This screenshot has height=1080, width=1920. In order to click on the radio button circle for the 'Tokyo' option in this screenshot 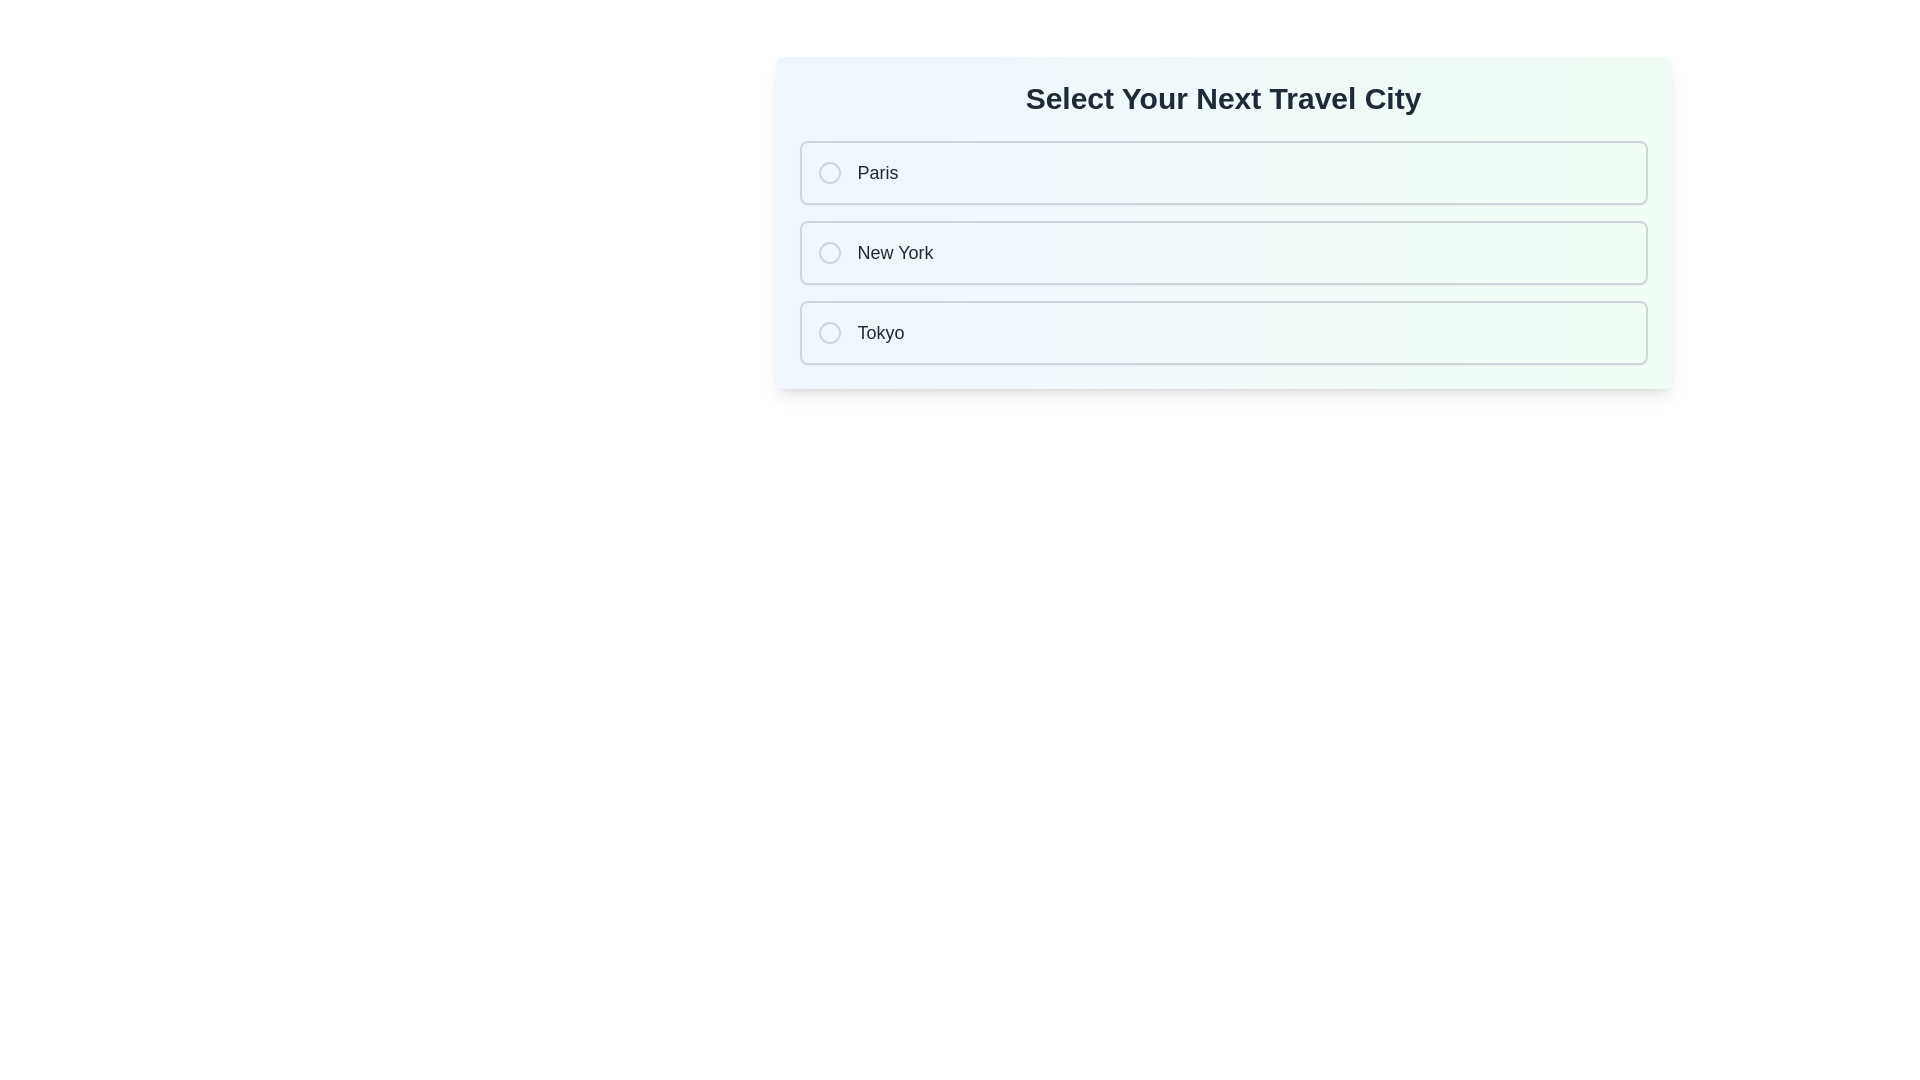, I will do `click(829, 331)`.